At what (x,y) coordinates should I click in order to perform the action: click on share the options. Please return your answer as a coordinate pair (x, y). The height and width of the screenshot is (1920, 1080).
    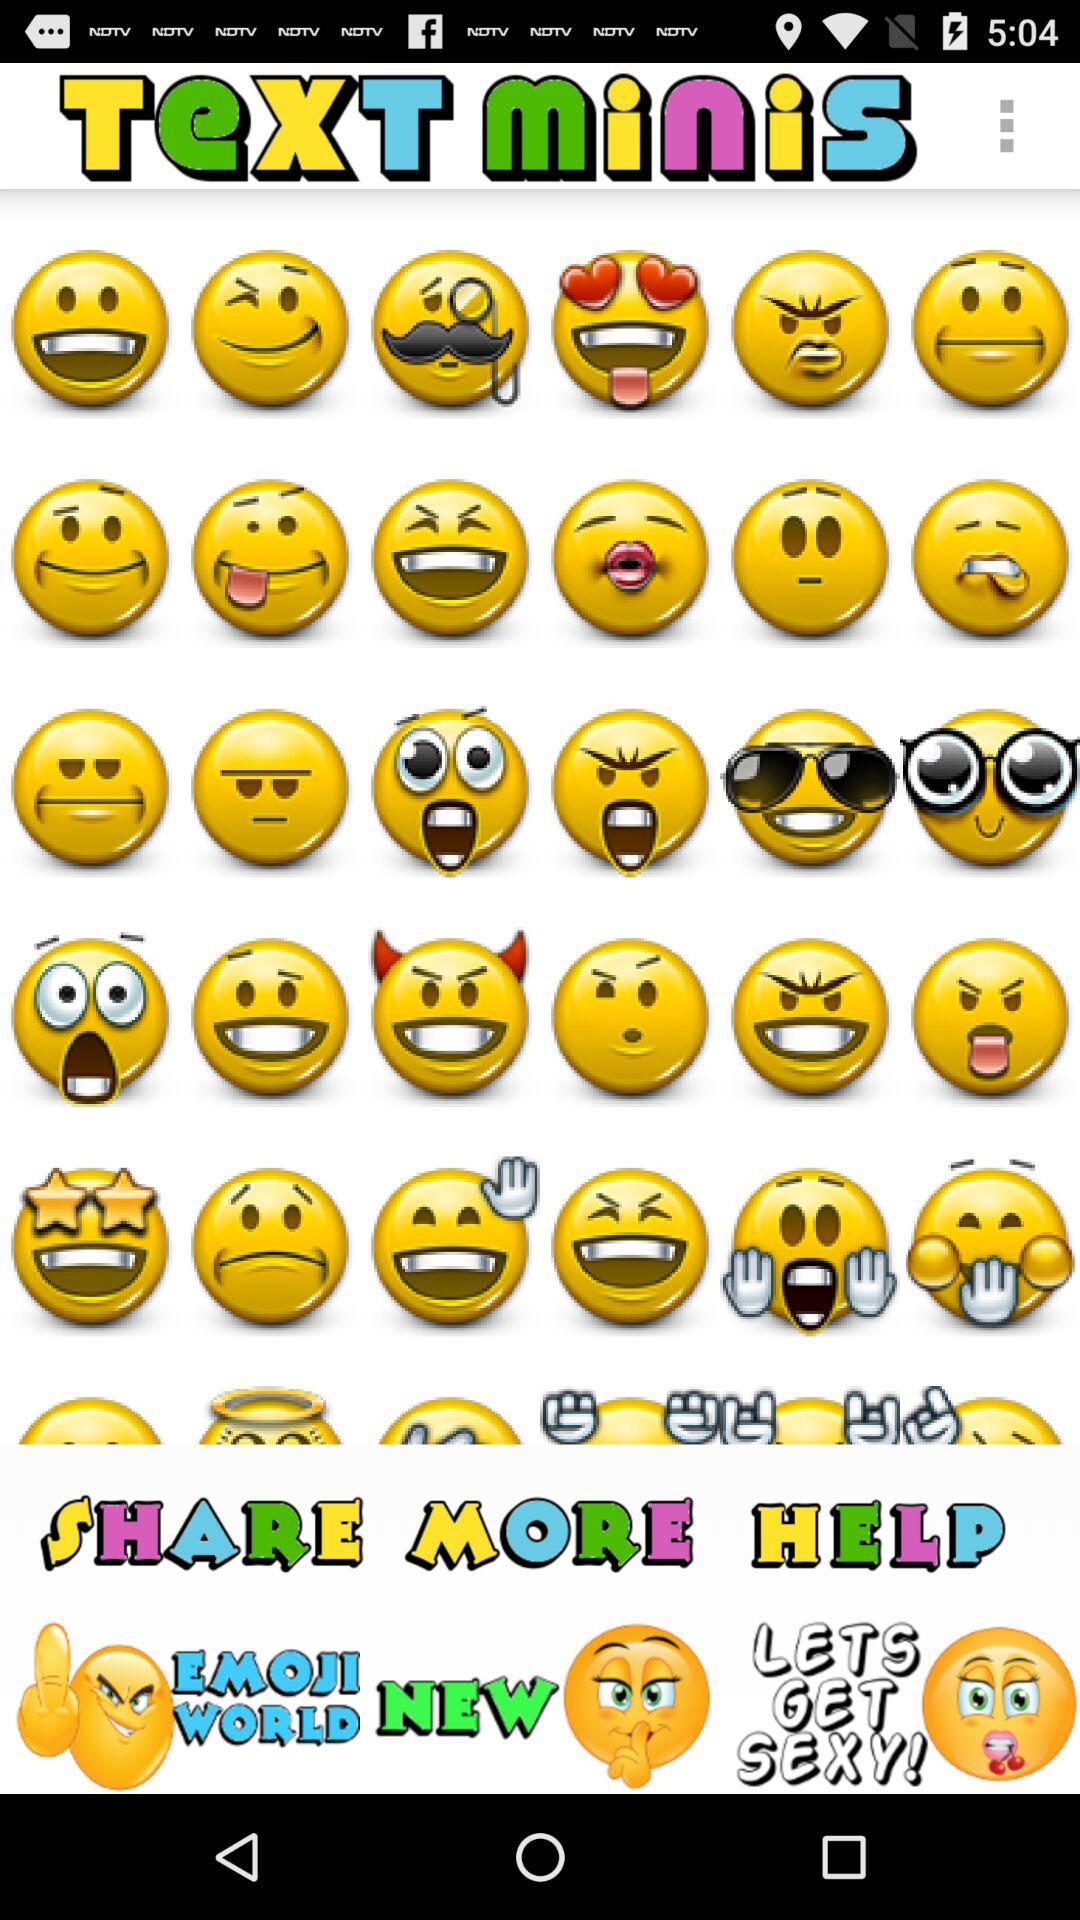
    Looking at the image, I should click on (553, 1530).